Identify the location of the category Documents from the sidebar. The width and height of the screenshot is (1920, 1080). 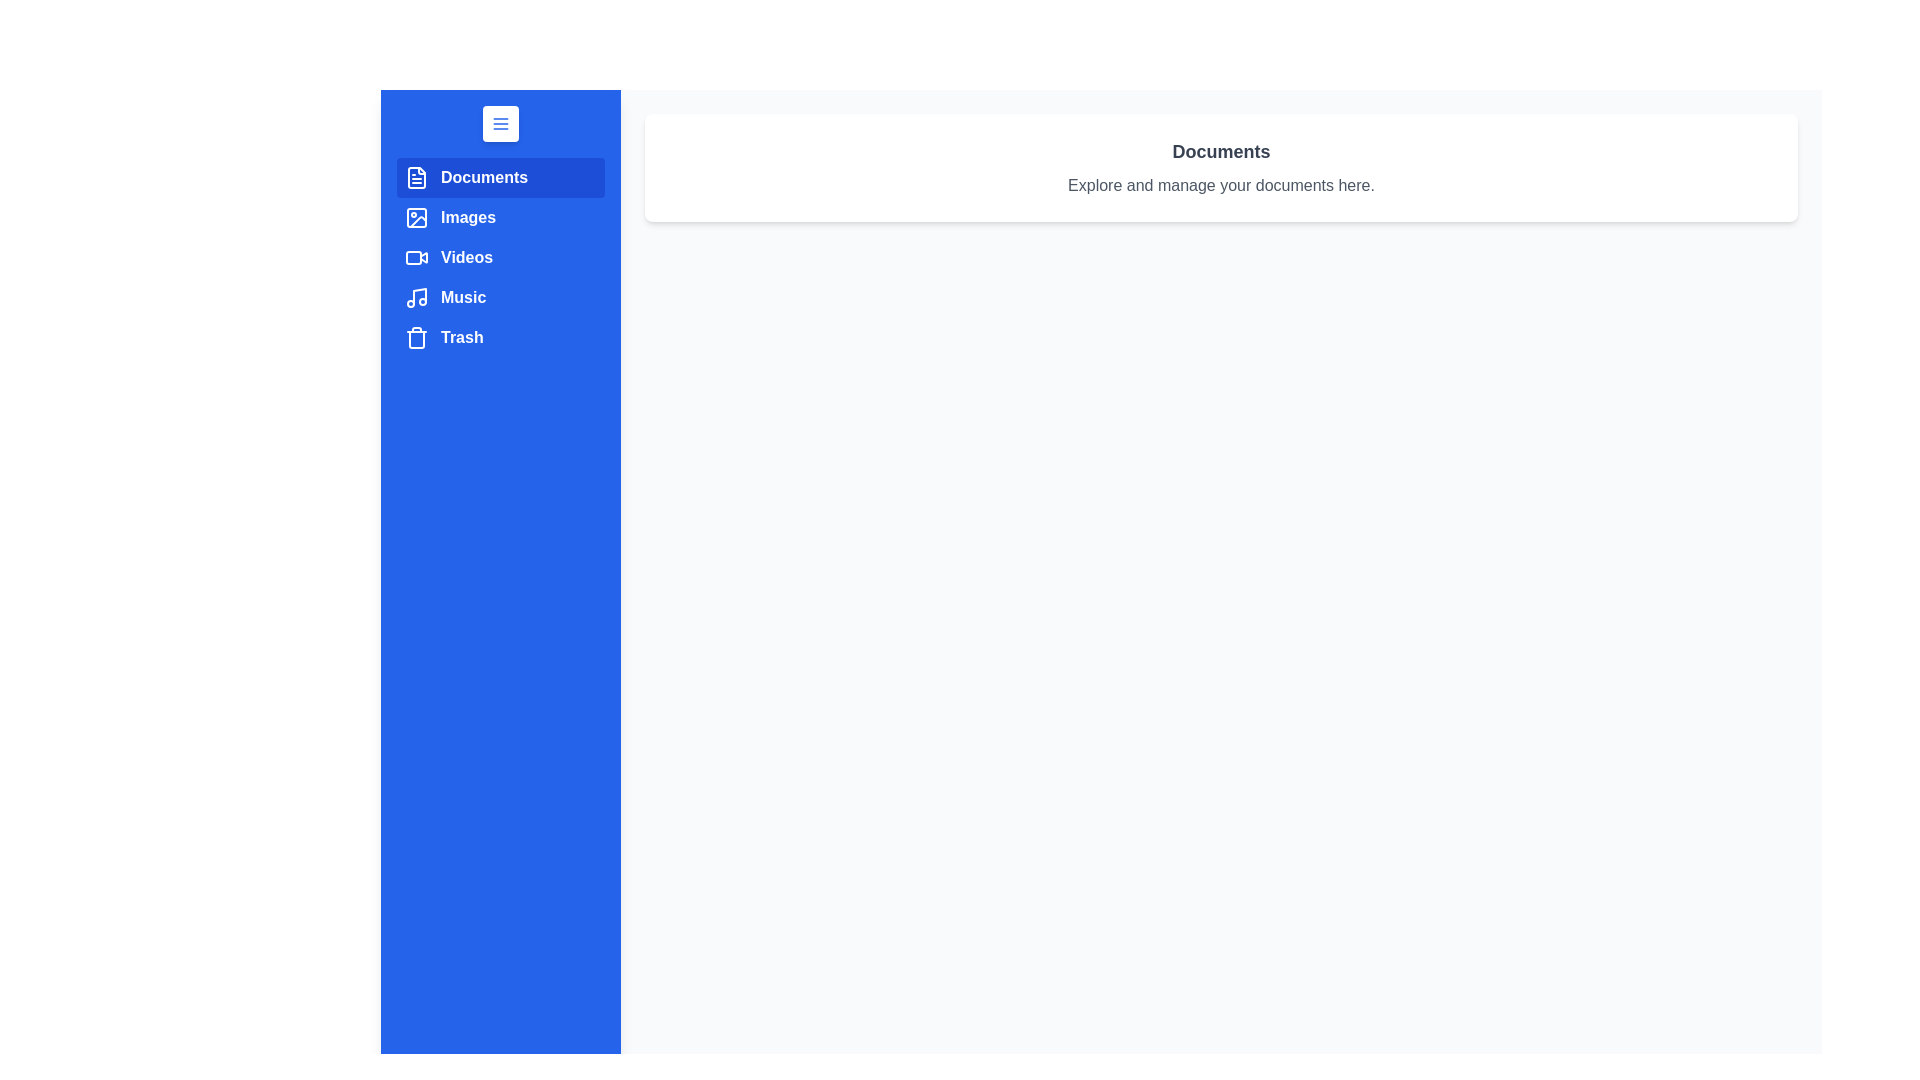
(500, 176).